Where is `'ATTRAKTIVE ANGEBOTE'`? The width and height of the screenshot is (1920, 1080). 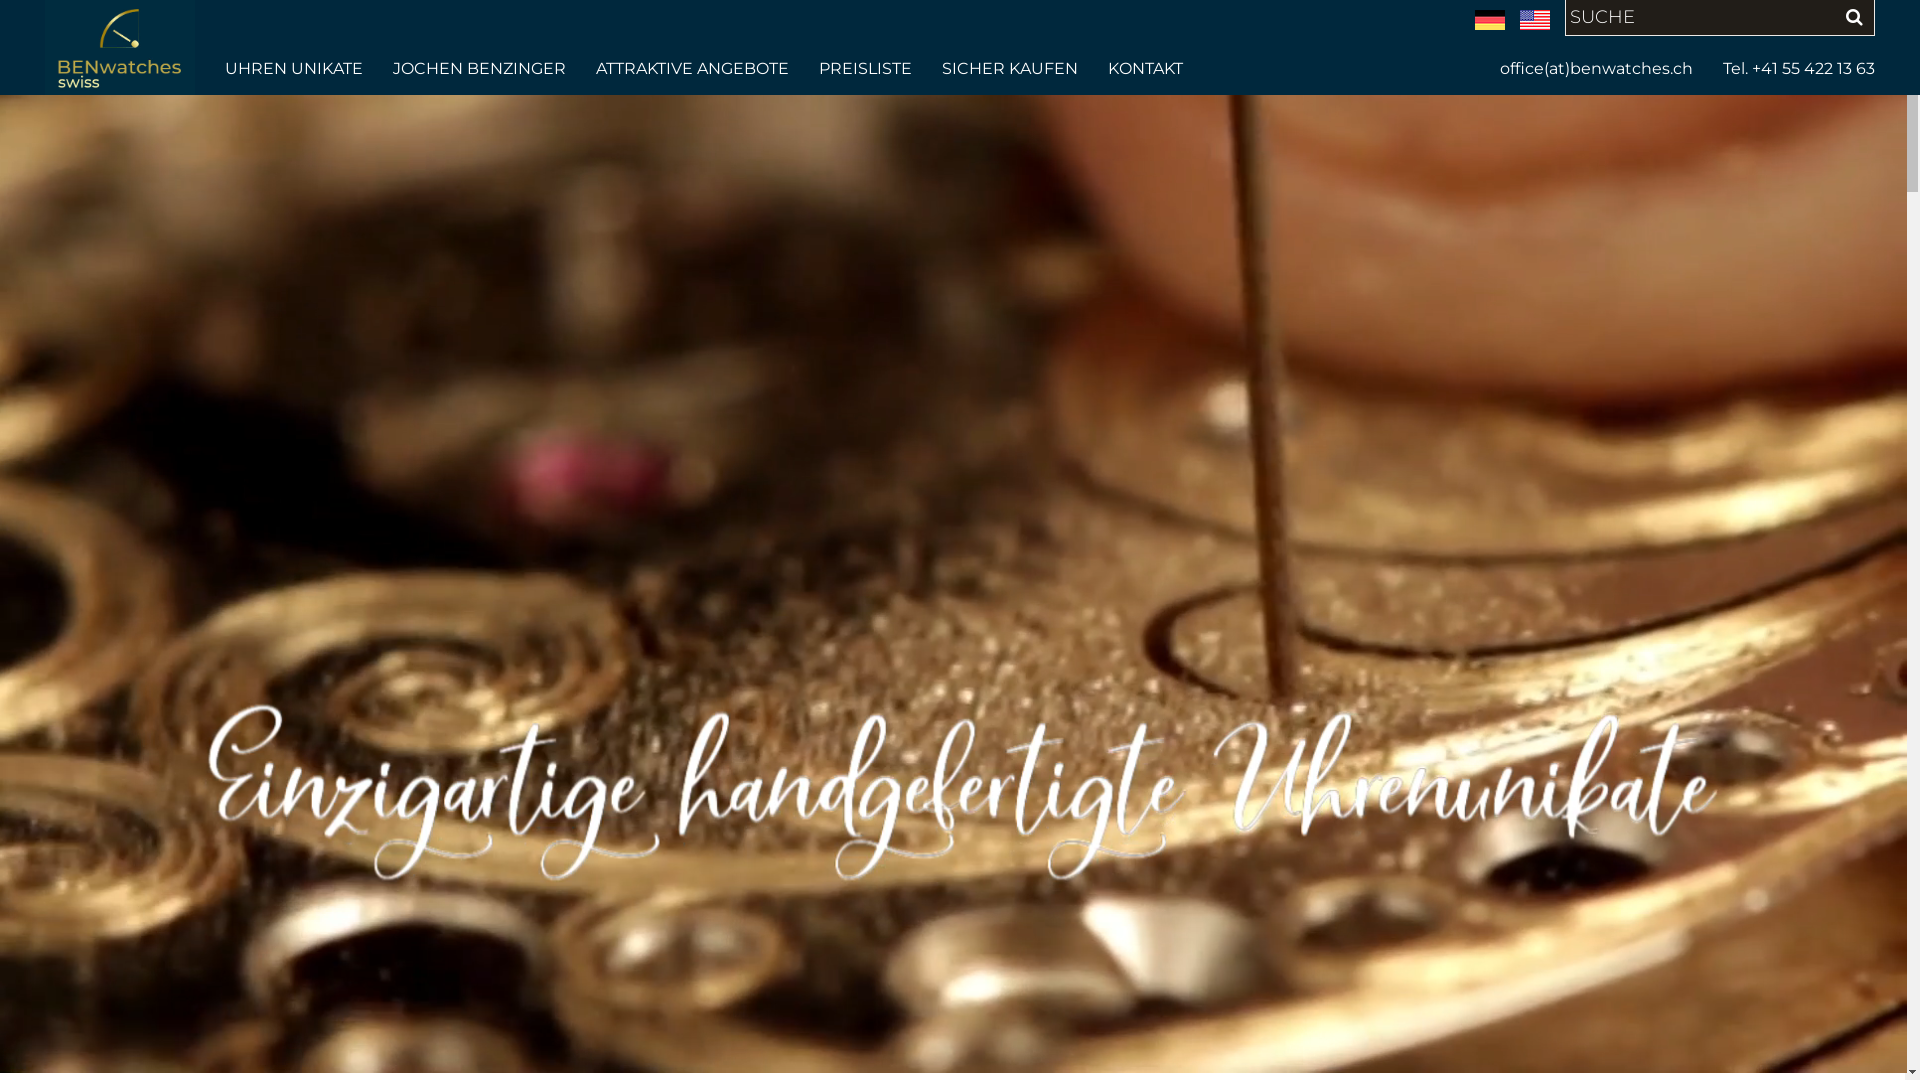
'ATTRAKTIVE ANGEBOTE' is located at coordinates (692, 68).